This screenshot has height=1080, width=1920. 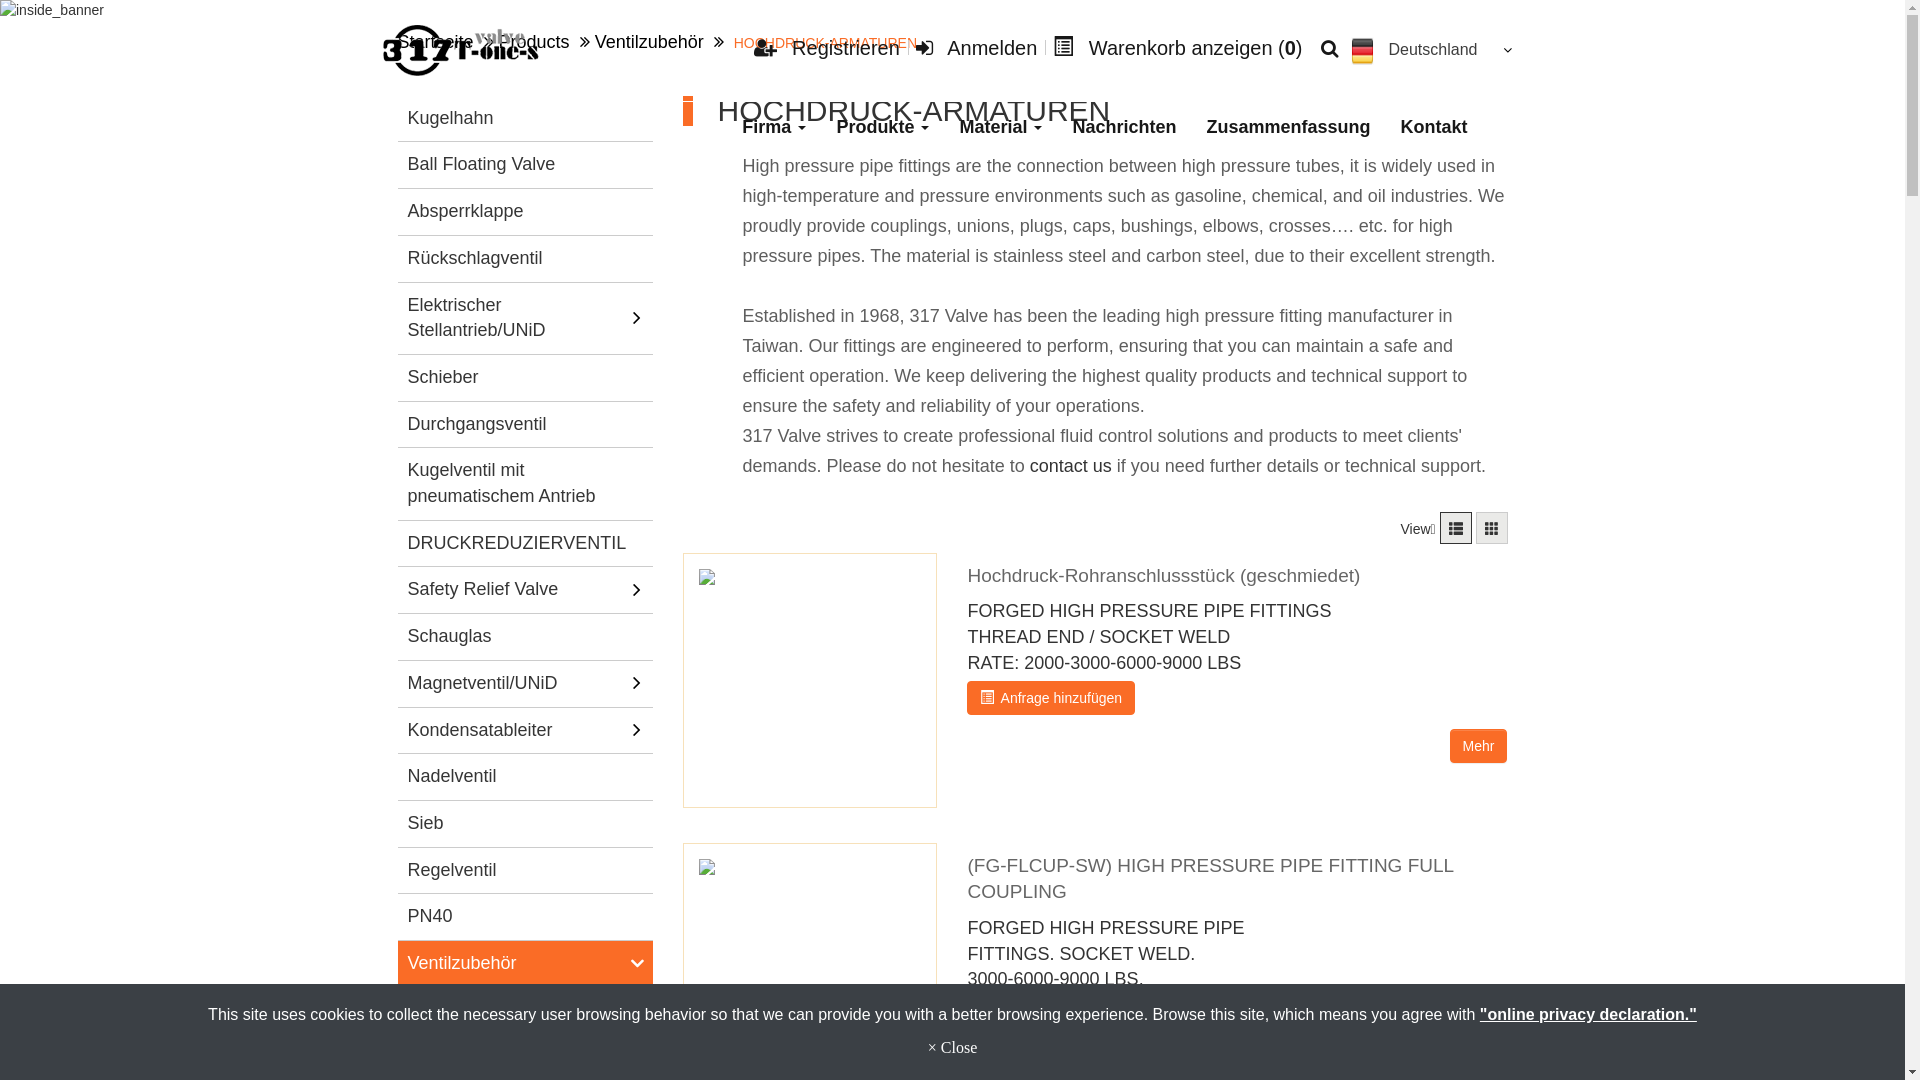 What do you see at coordinates (826, 45) in the screenshot?
I see `'Registrieren'` at bounding box center [826, 45].